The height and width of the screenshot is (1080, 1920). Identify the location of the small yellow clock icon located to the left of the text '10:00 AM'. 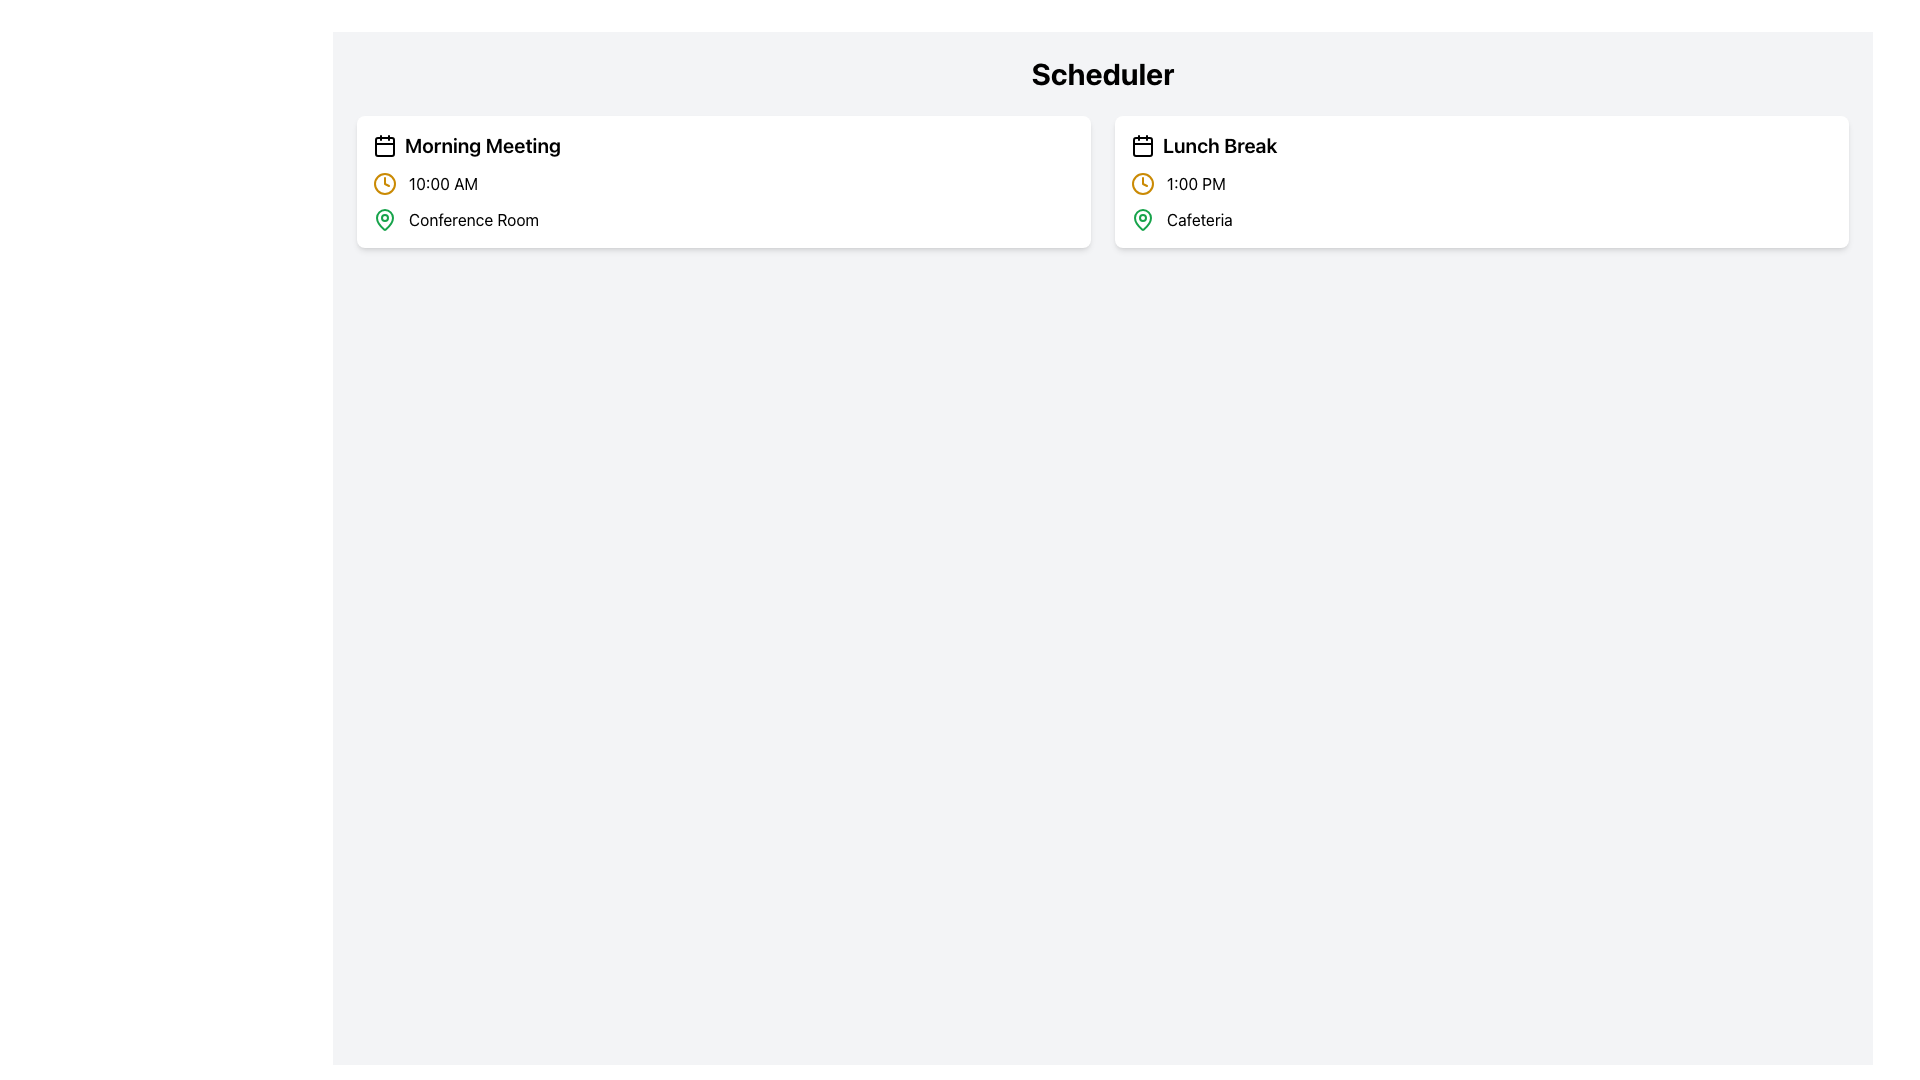
(384, 184).